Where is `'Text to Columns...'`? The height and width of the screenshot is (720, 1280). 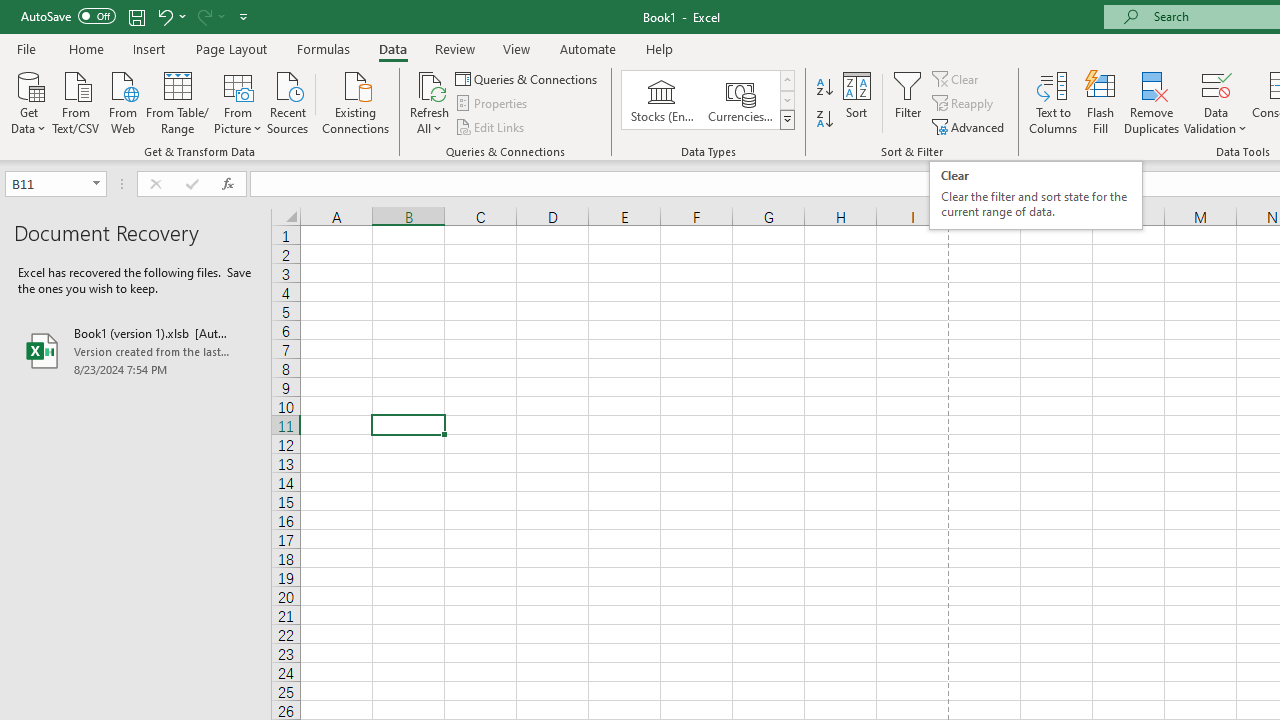 'Text to Columns...' is located at coordinates (1052, 103).